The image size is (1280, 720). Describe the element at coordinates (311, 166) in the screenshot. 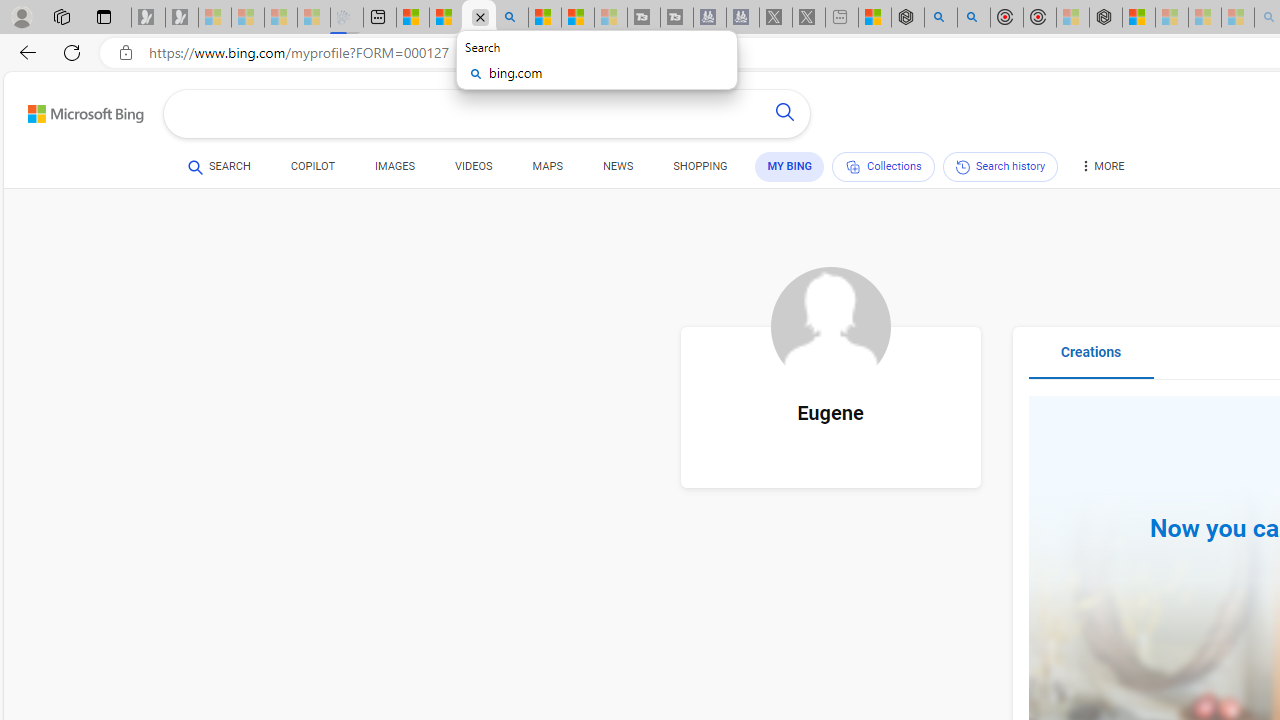

I see `'COPILOT'` at that location.